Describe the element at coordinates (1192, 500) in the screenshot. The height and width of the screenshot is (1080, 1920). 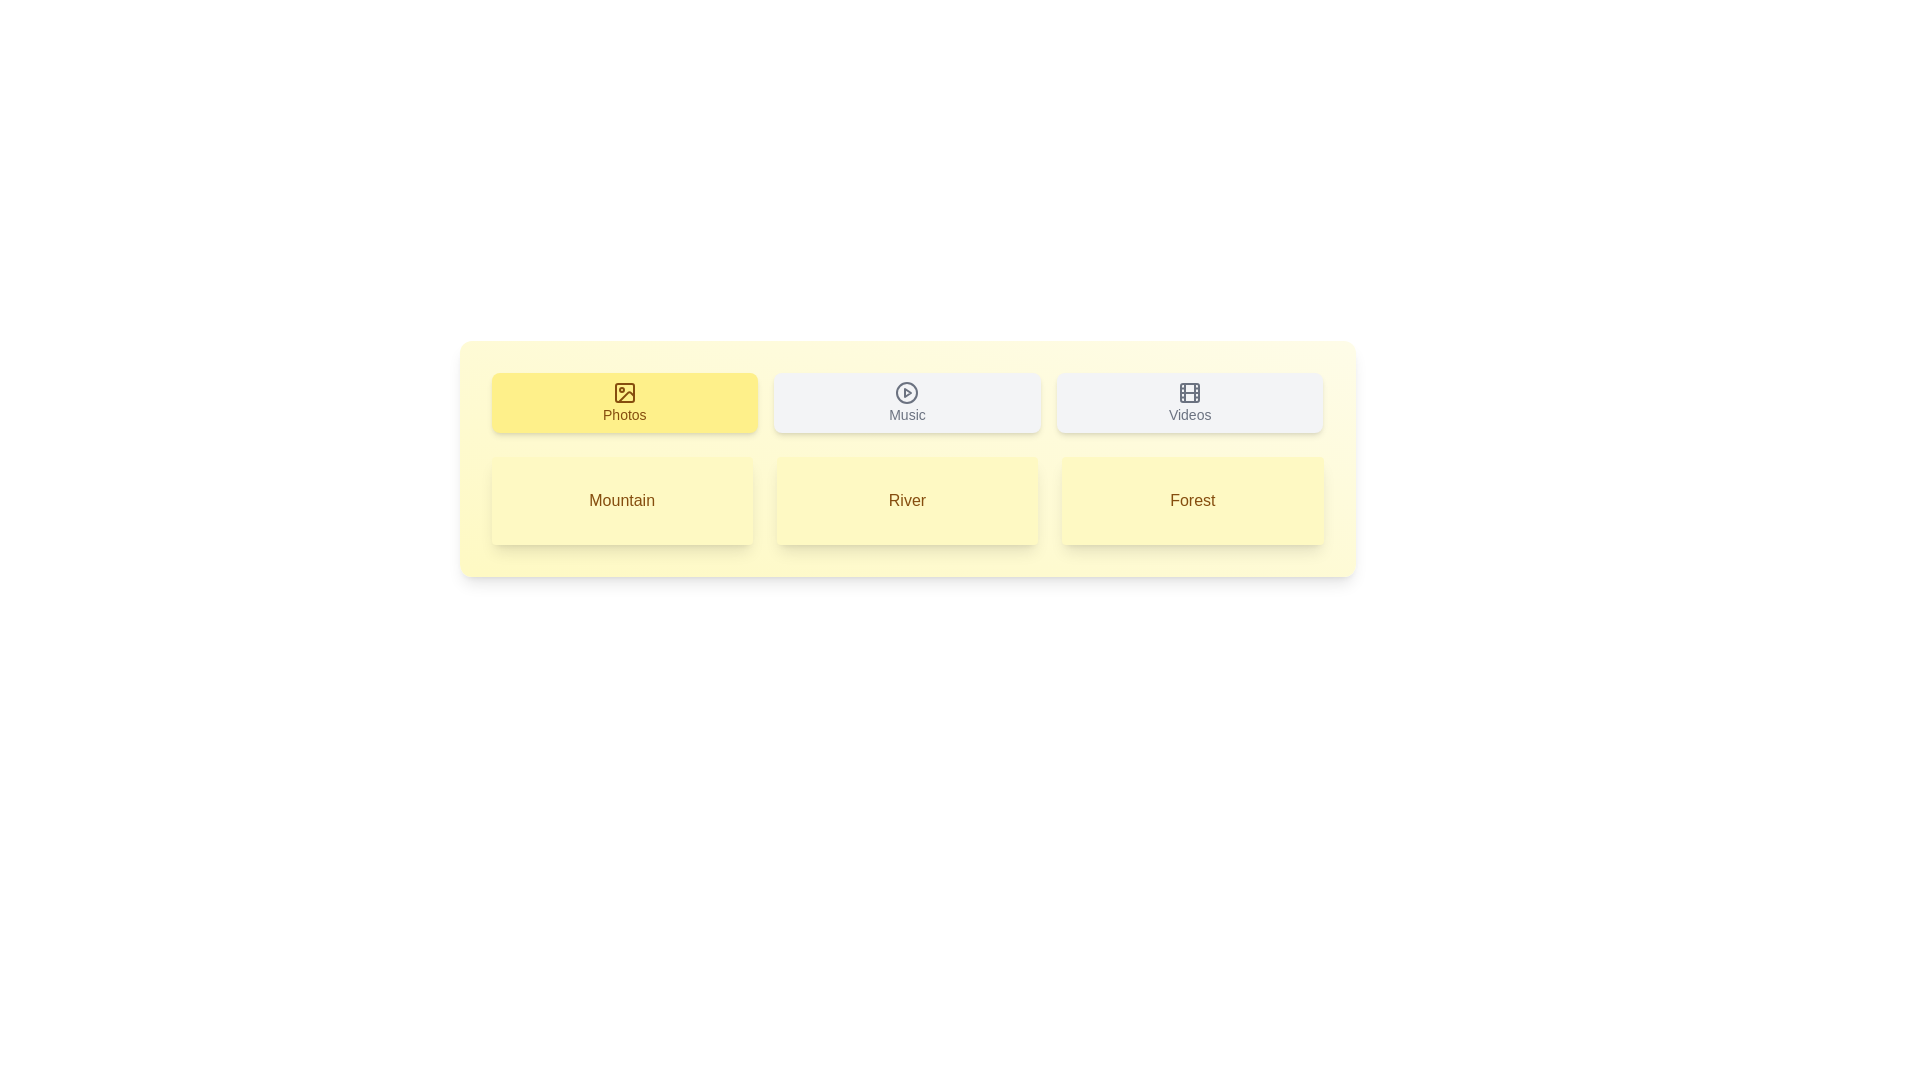
I see `the tab or list item labeled Forest` at that location.